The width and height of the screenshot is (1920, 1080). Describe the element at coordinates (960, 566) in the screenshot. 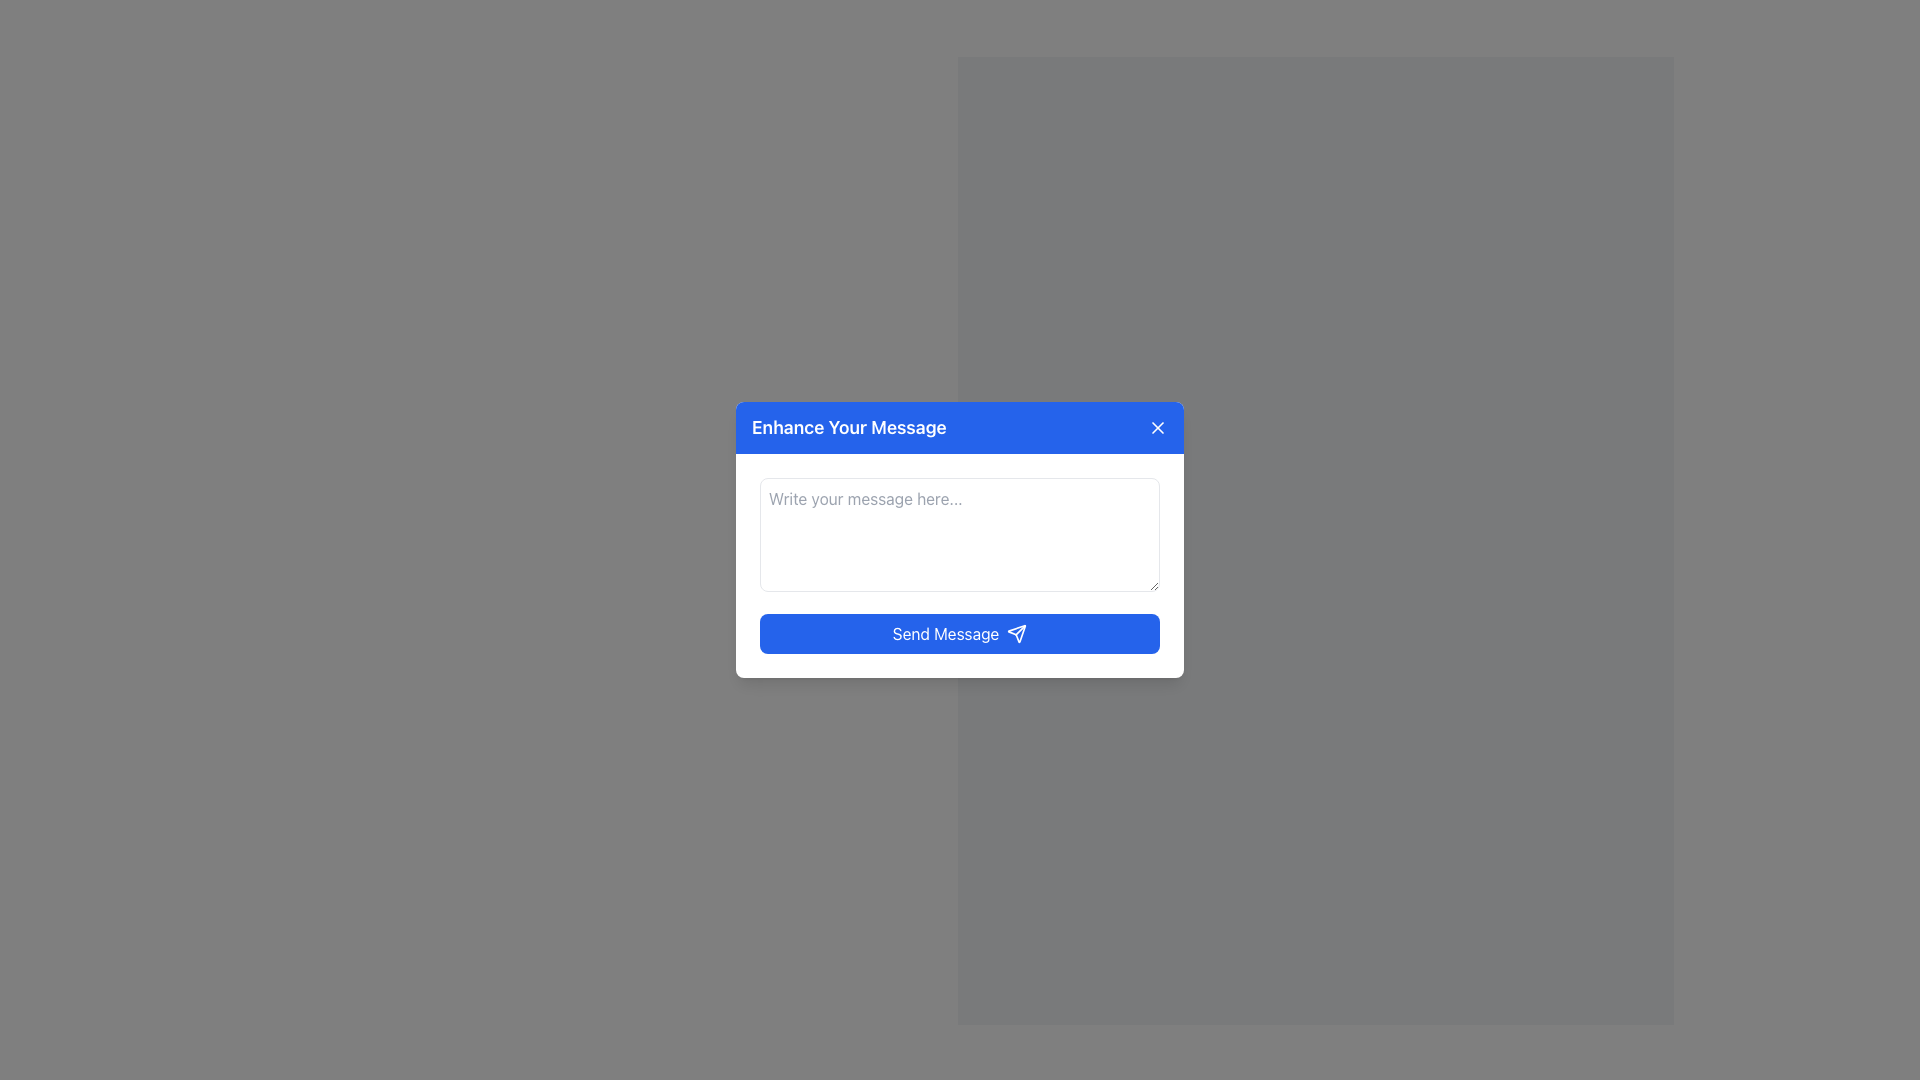

I see `the text inside the text input field with placeholder 'Write your message here...' located in the 'Enhance Your Message' popup` at that location.